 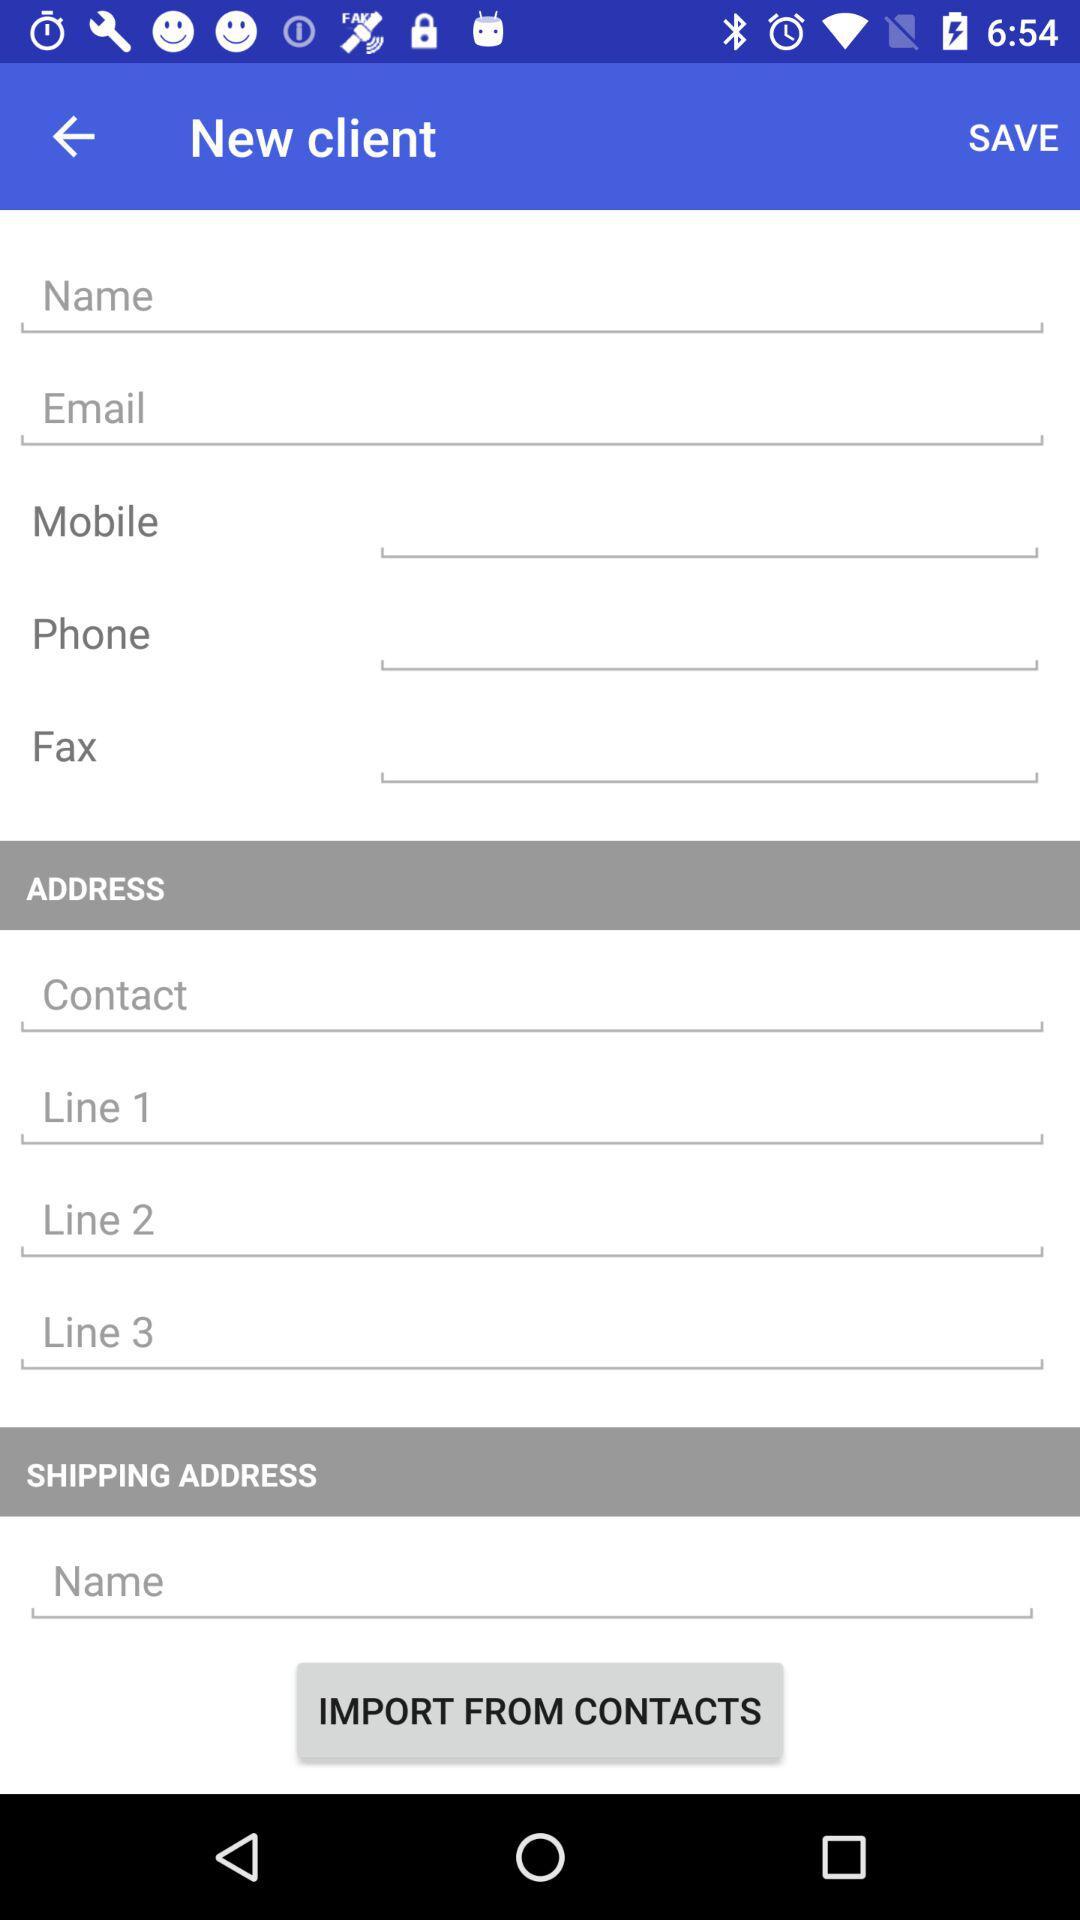 What do you see at coordinates (1013, 135) in the screenshot?
I see `the item next to new client item` at bounding box center [1013, 135].